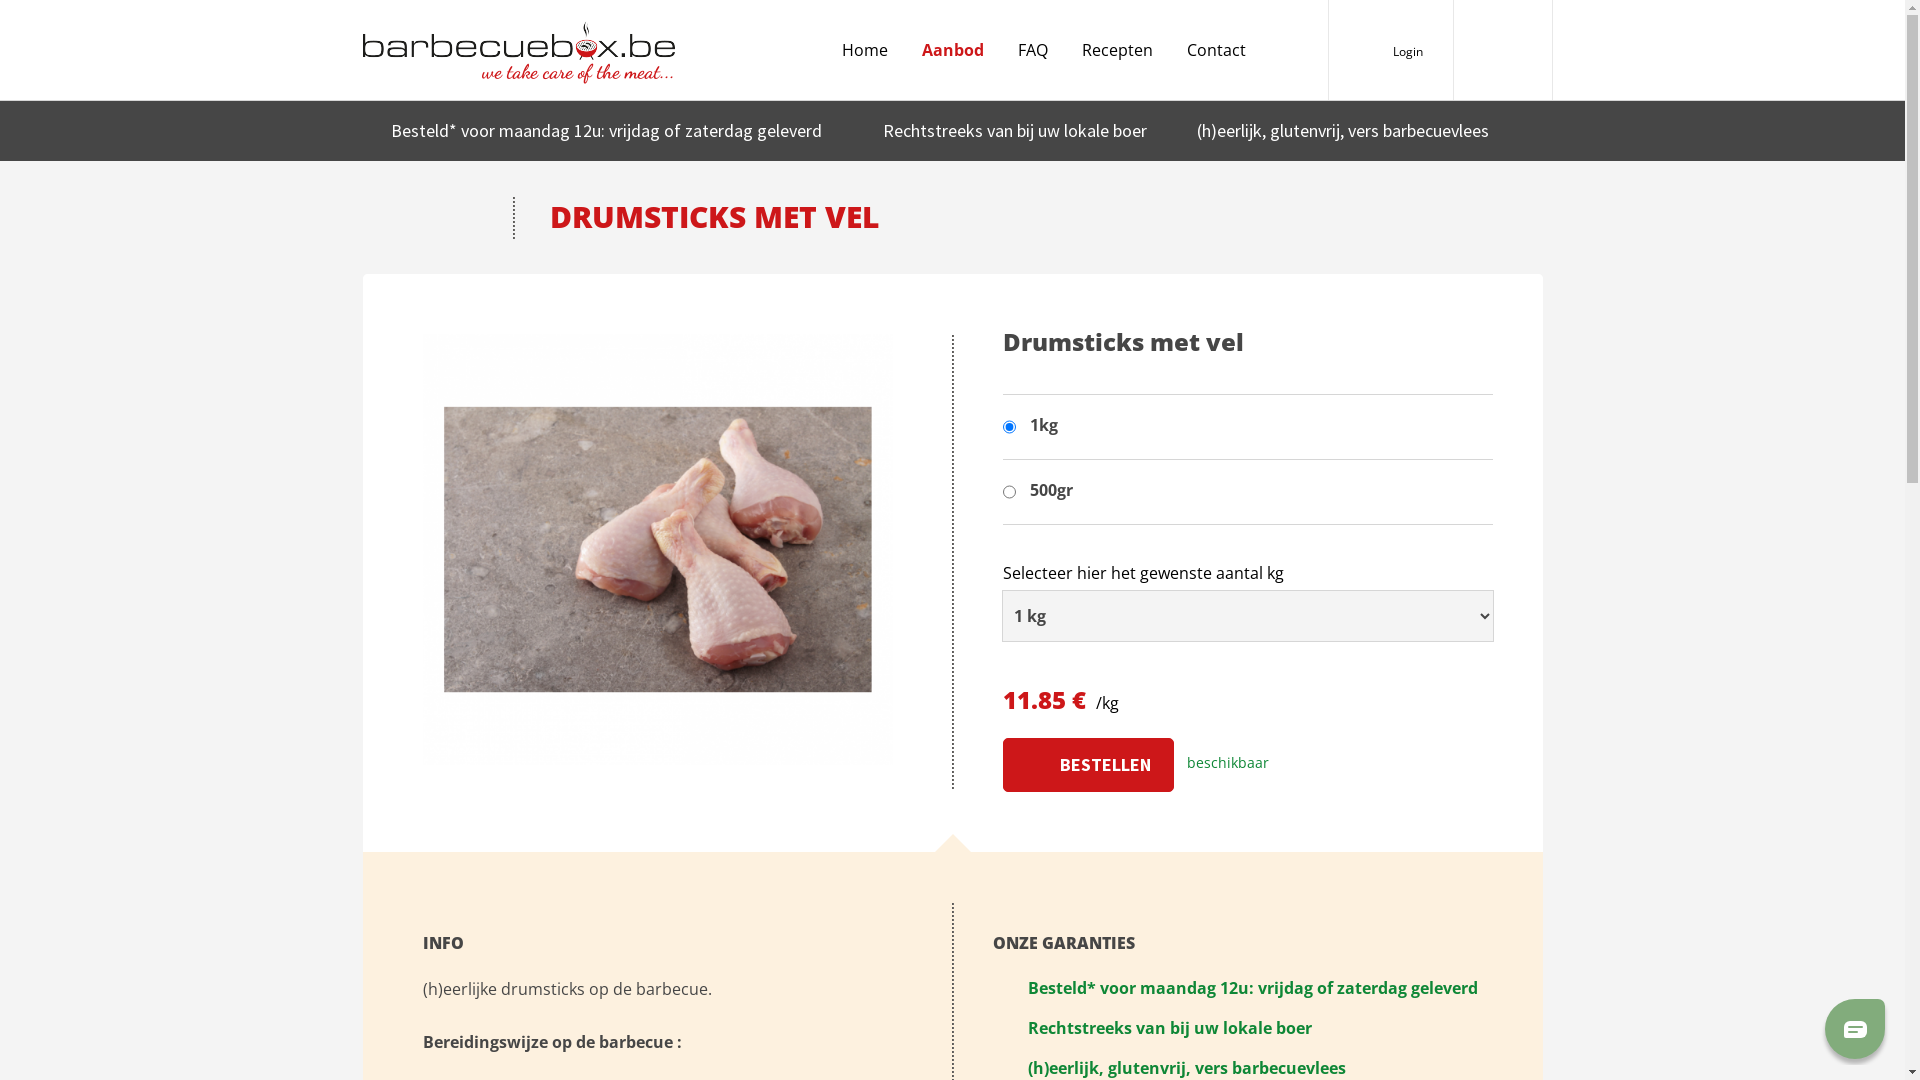  Describe the element at coordinates (1006, 49) in the screenshot. I see `'FAQ'` at that location.